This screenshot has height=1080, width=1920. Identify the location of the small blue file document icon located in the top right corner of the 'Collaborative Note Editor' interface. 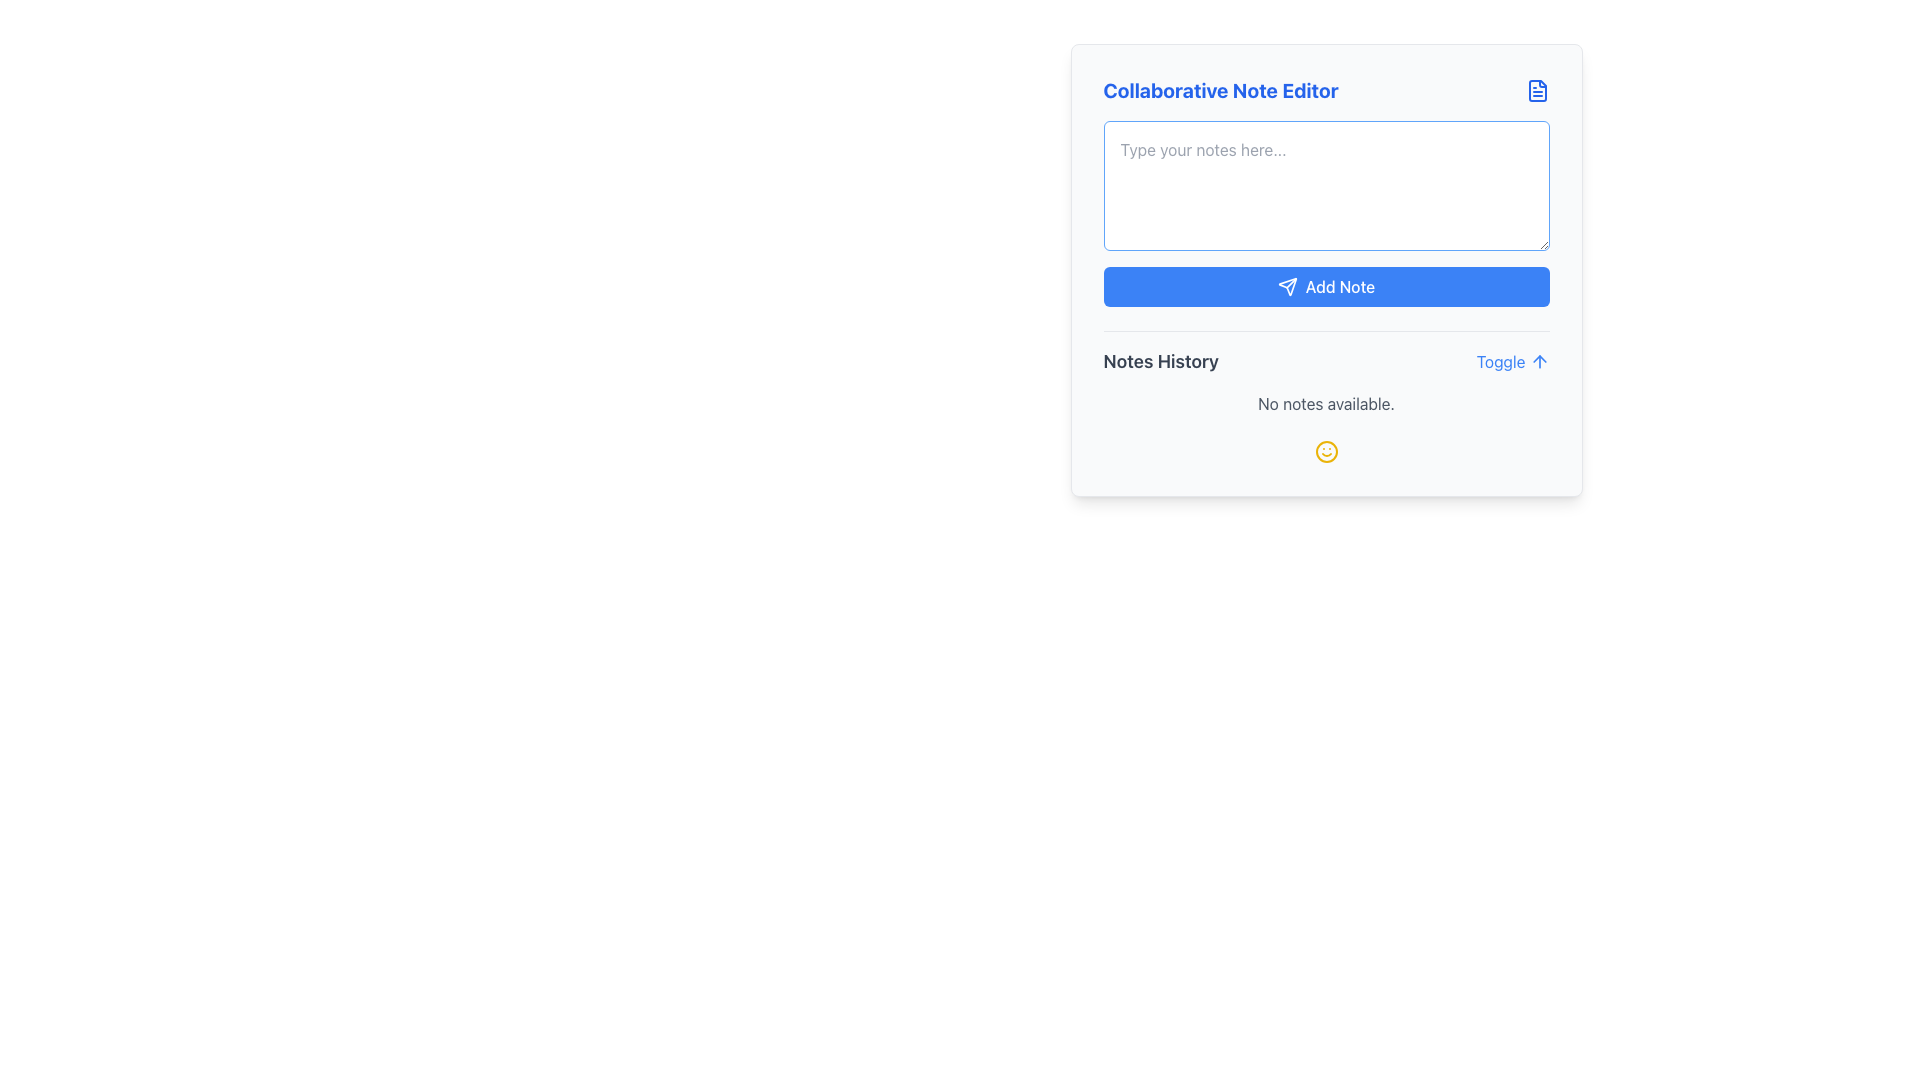
(1536, 91).